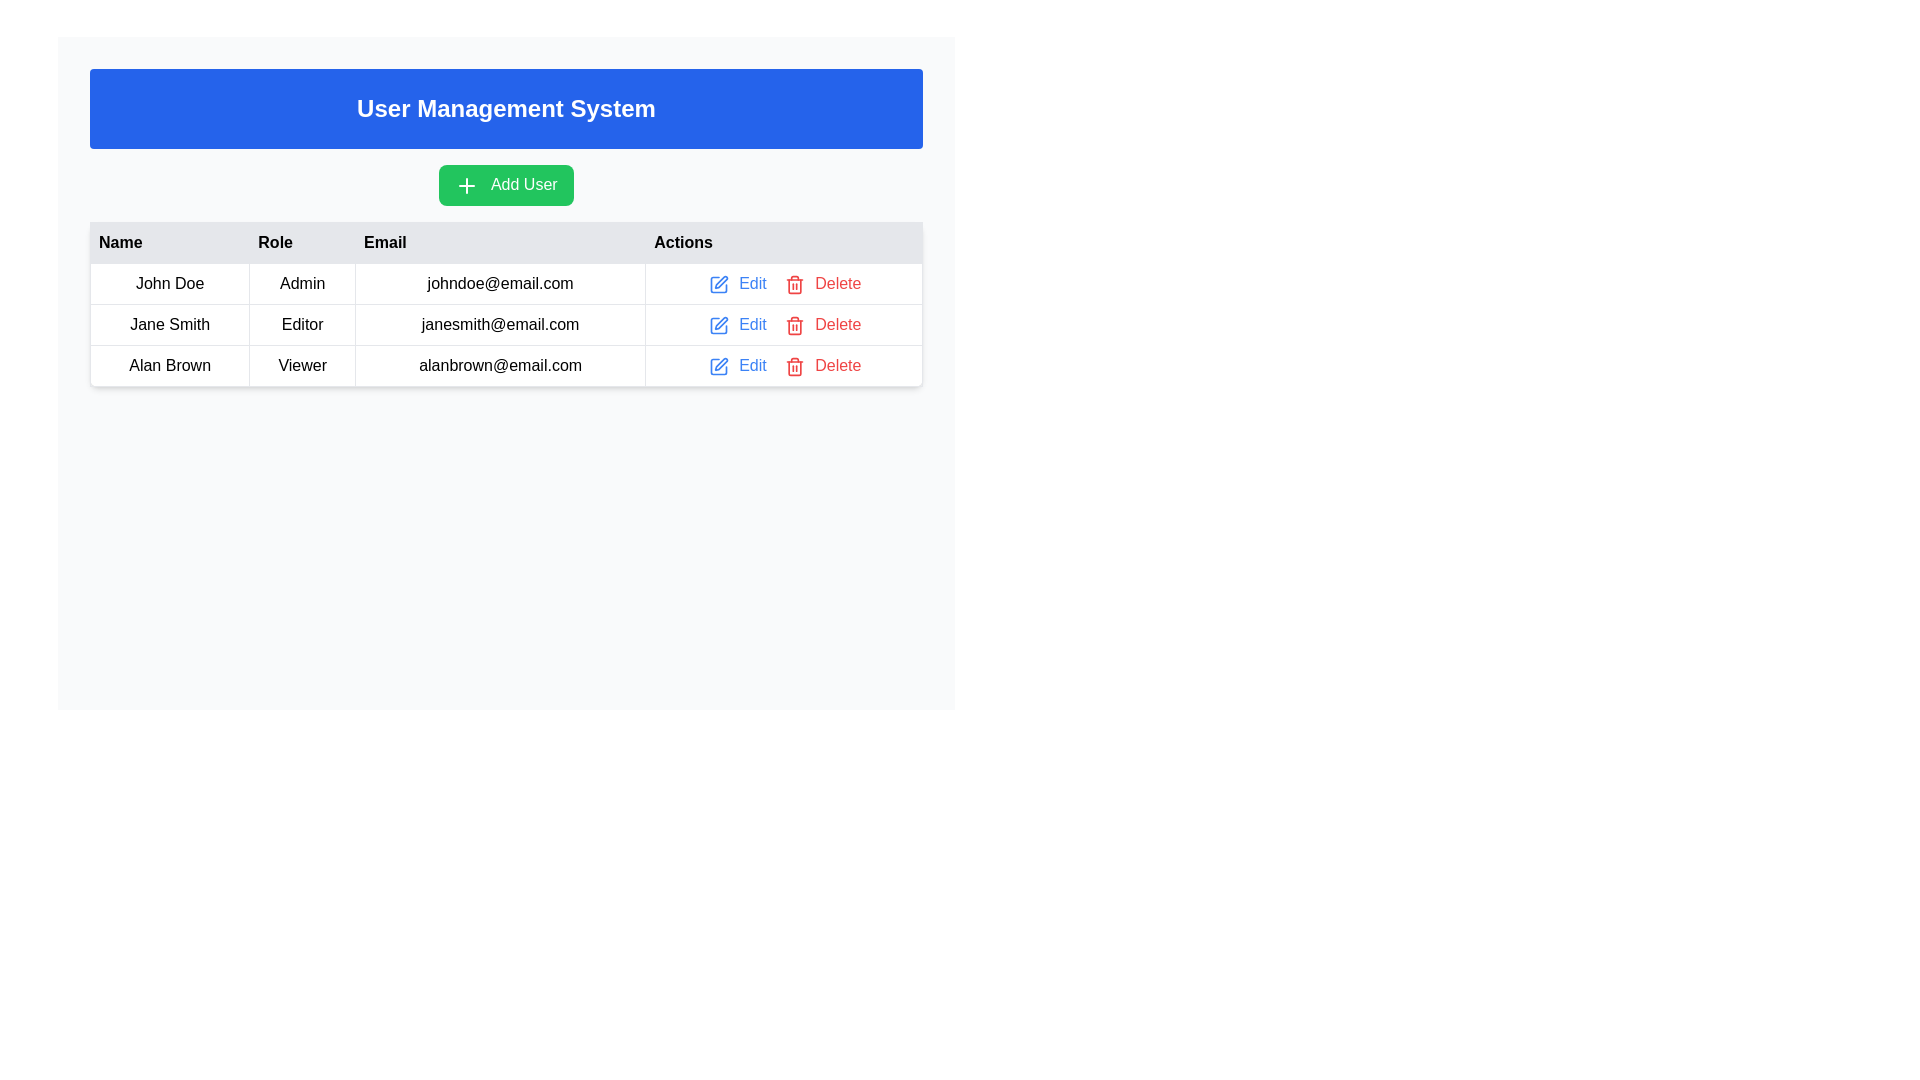 The height and width of the screenshot is (1080, 1920). Describe the element at coordinates (506, 365) in the screenshot. I see `the table row displaying user details for 'Alan Brown', who has the role of 'Viewer' and the email 'alanbrown@email.com', located as the third row in the 'User Management System' table` at that location.